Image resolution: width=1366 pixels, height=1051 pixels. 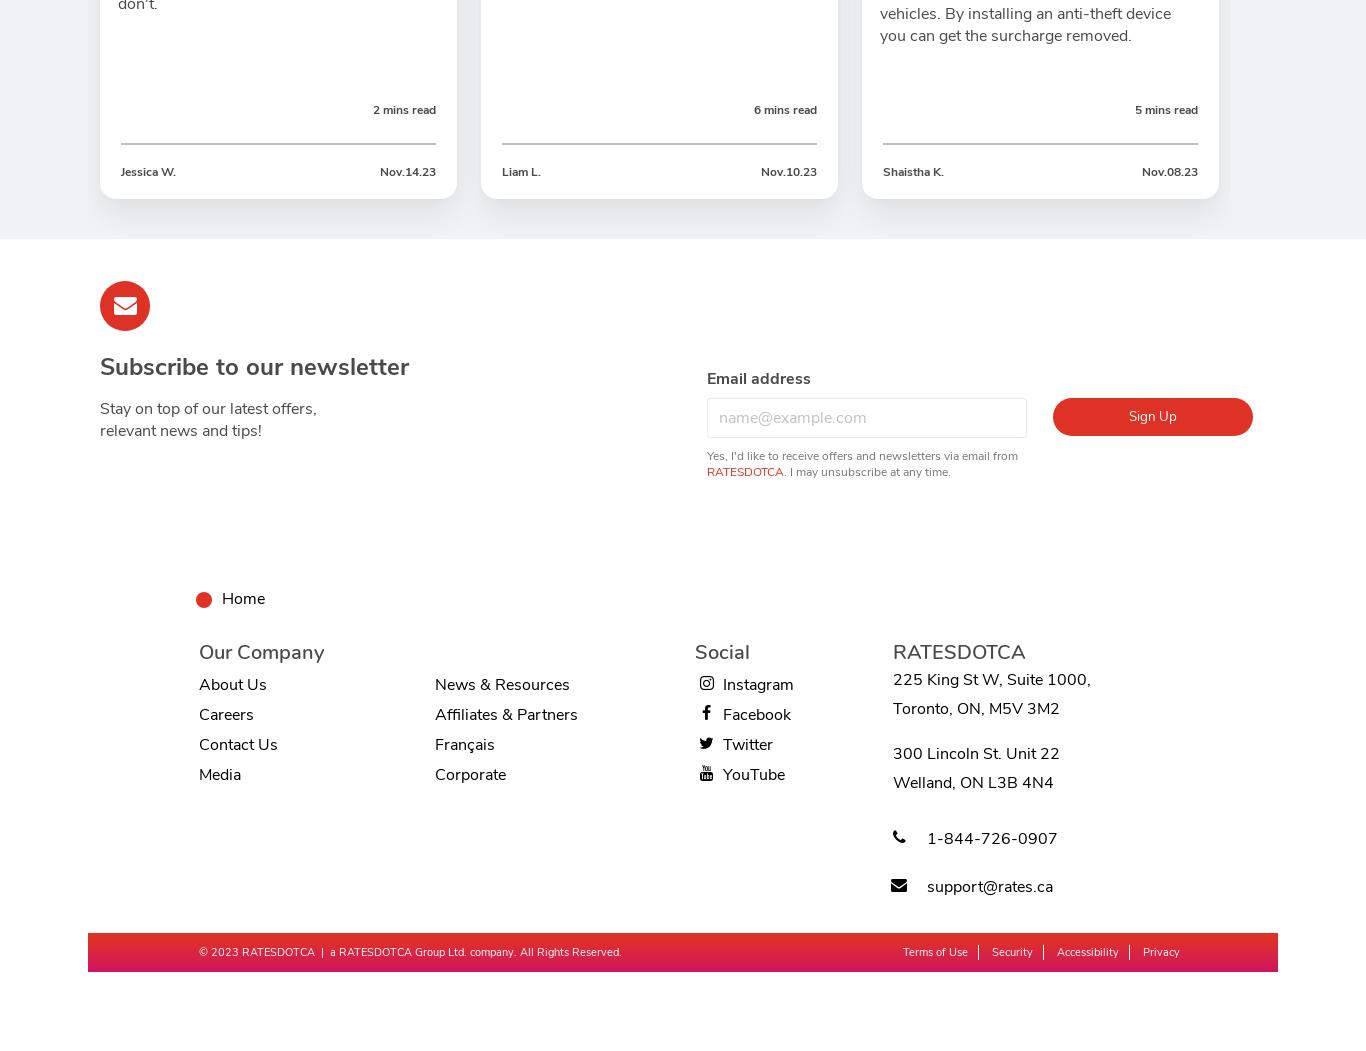 I want to click on 'Subscribe to our newsletter', so click(x=99, y=366).